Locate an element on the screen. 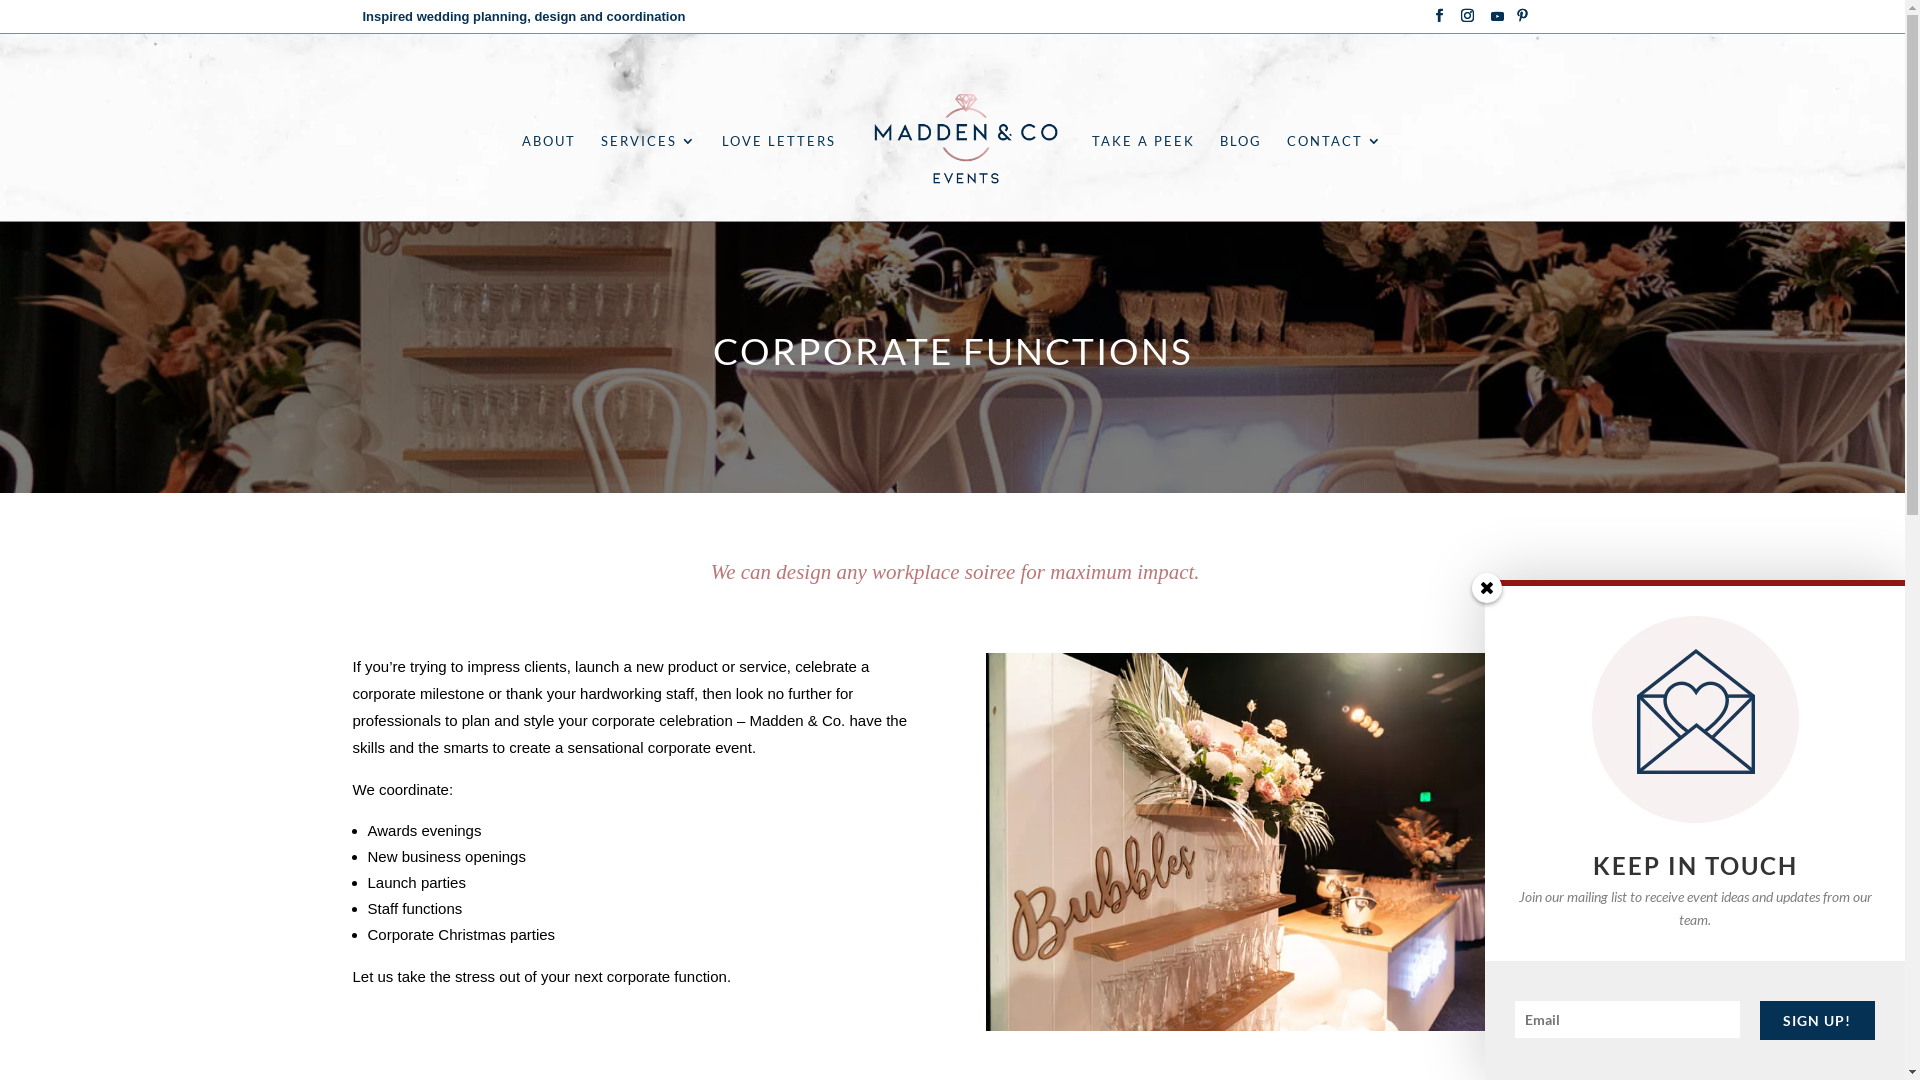 The width and height of the screenshot is (1920, 1080). 'CONTACT' is located at coordinates (1286, 176).